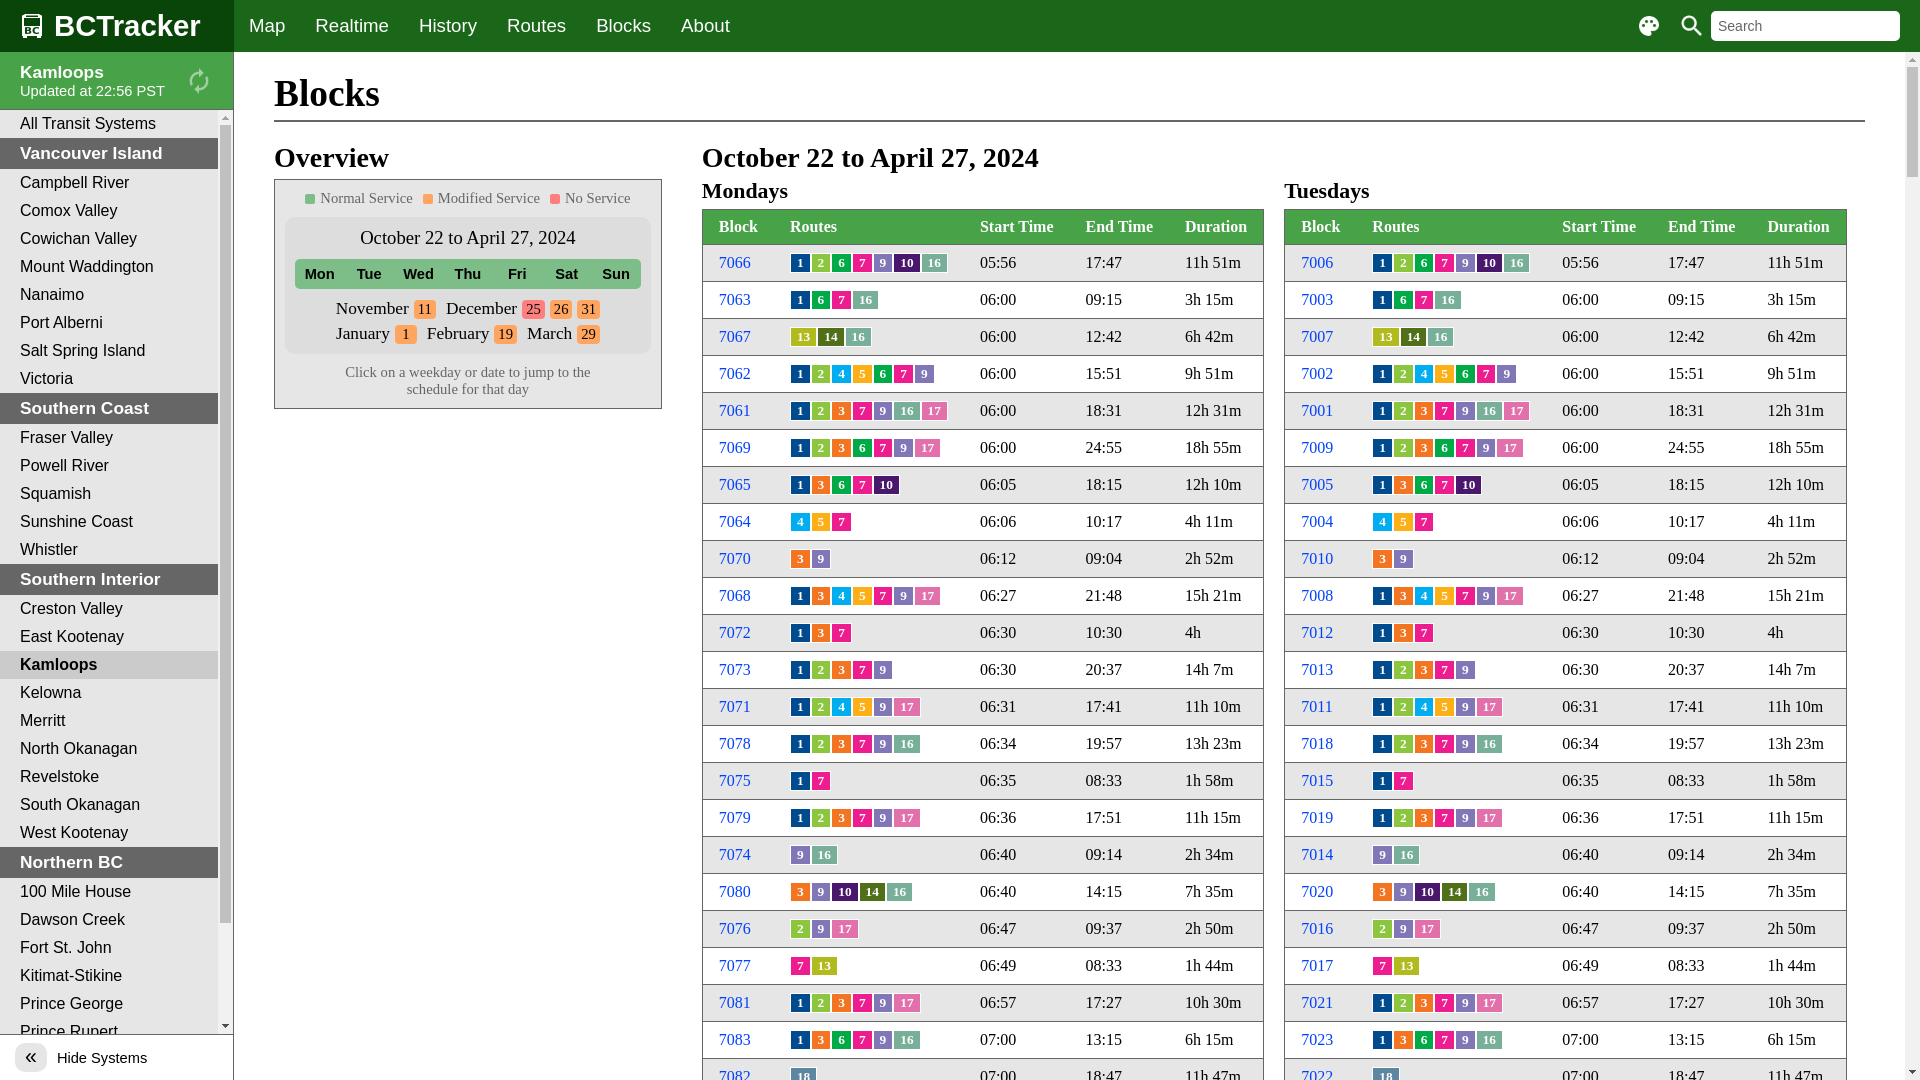 This screenshot has height=1080, width=1920. I want to click on '7', so click(862, 485).